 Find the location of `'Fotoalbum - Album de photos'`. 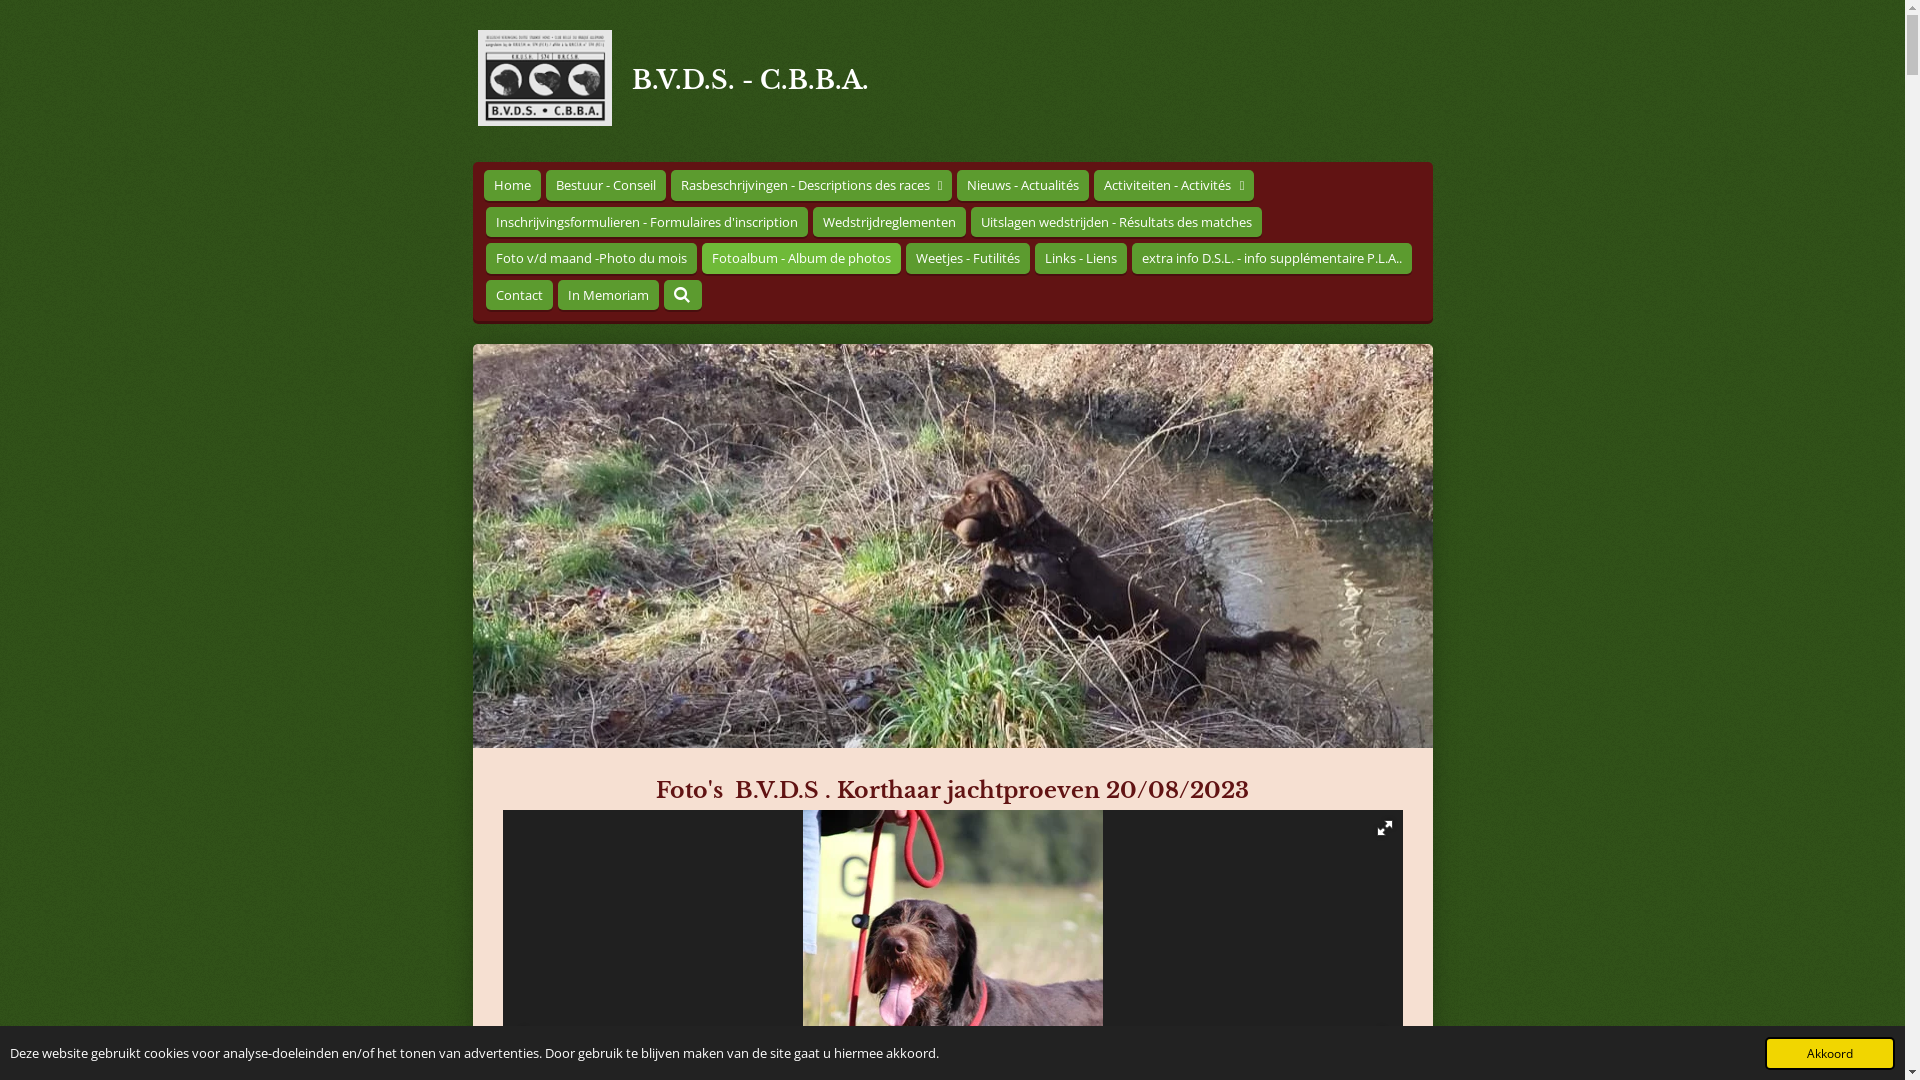

'Fotoalbum - Album de photos' is located at coordinates (701, 257).